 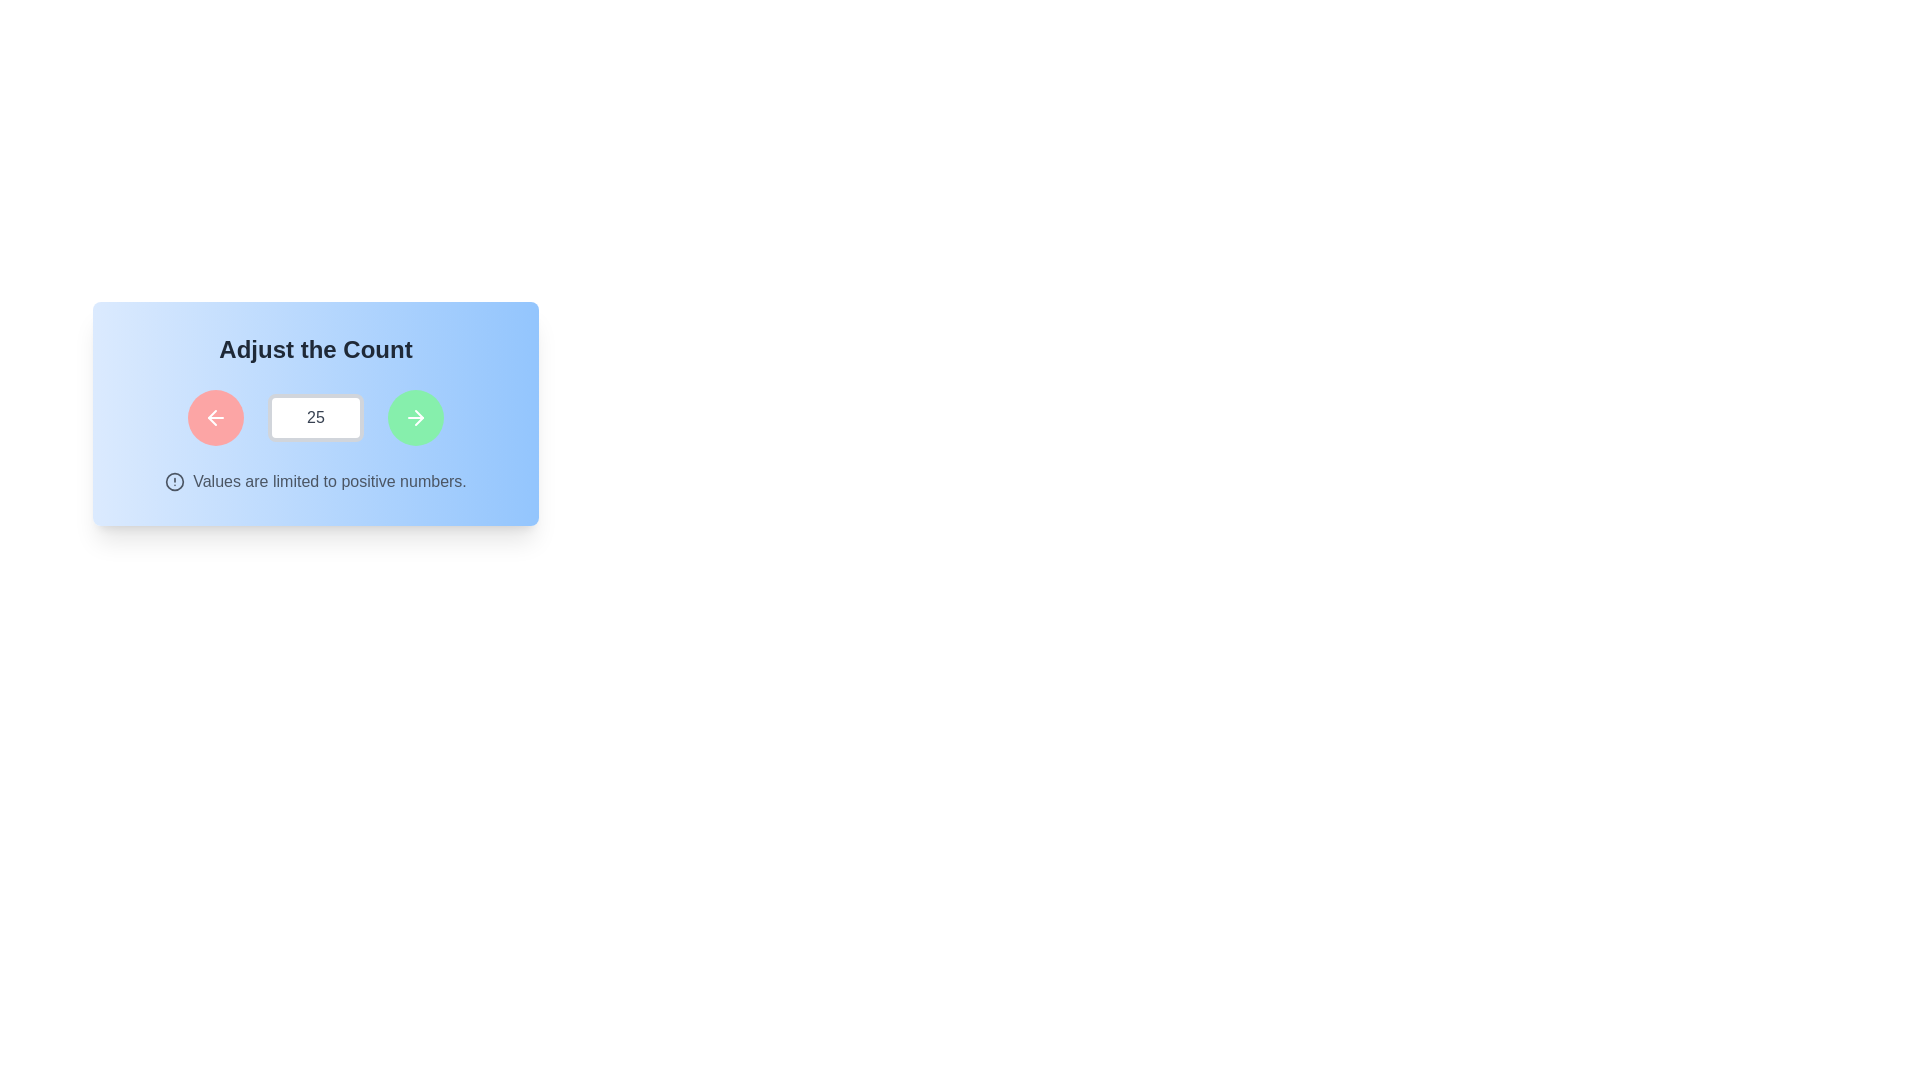 What do you see at coordinates (216, 416) in the screenshot?
I see `the circular button on the left side of the text input field` at bounding box center [216, 416].